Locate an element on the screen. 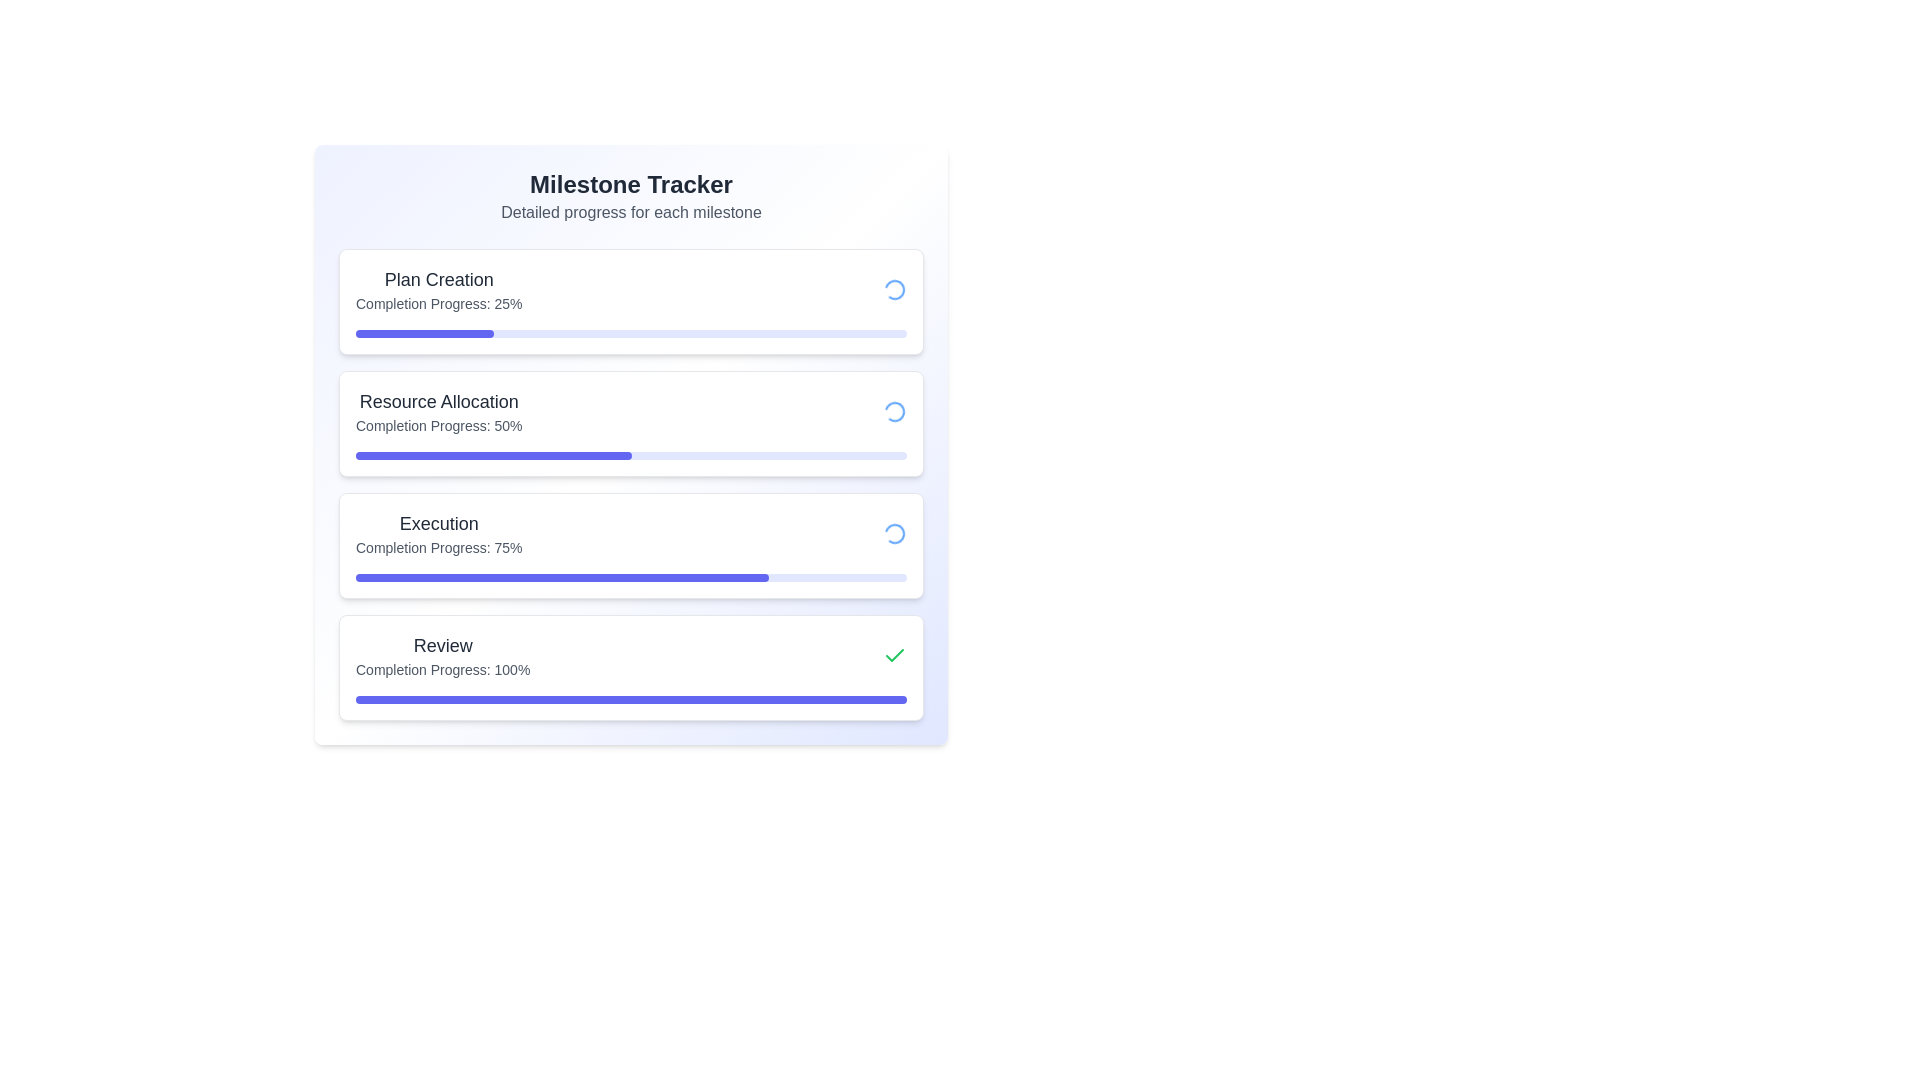  the third milestone in the Progress Tracker Layout is located at coordinates (630, 485).